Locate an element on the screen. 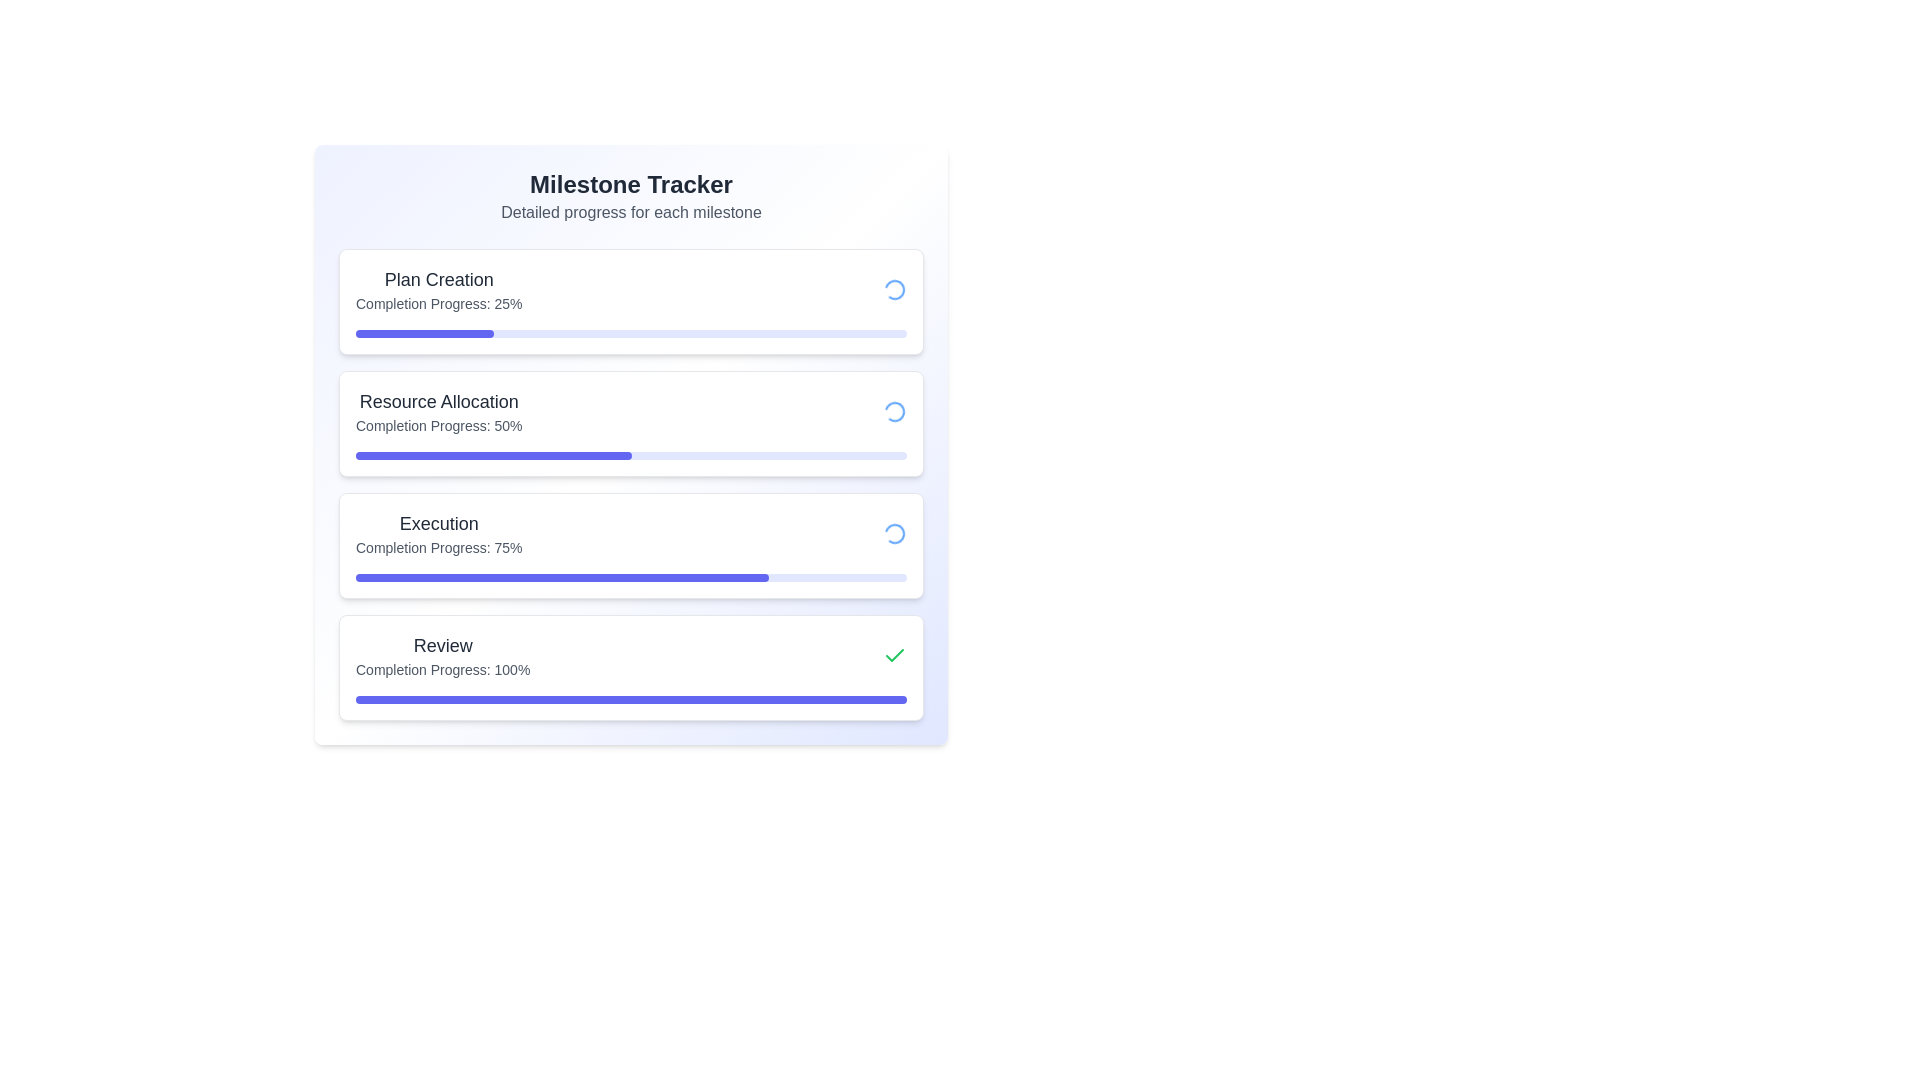  the third milestone in the Progress Tracker Layout is located at coordinates (630, 485).